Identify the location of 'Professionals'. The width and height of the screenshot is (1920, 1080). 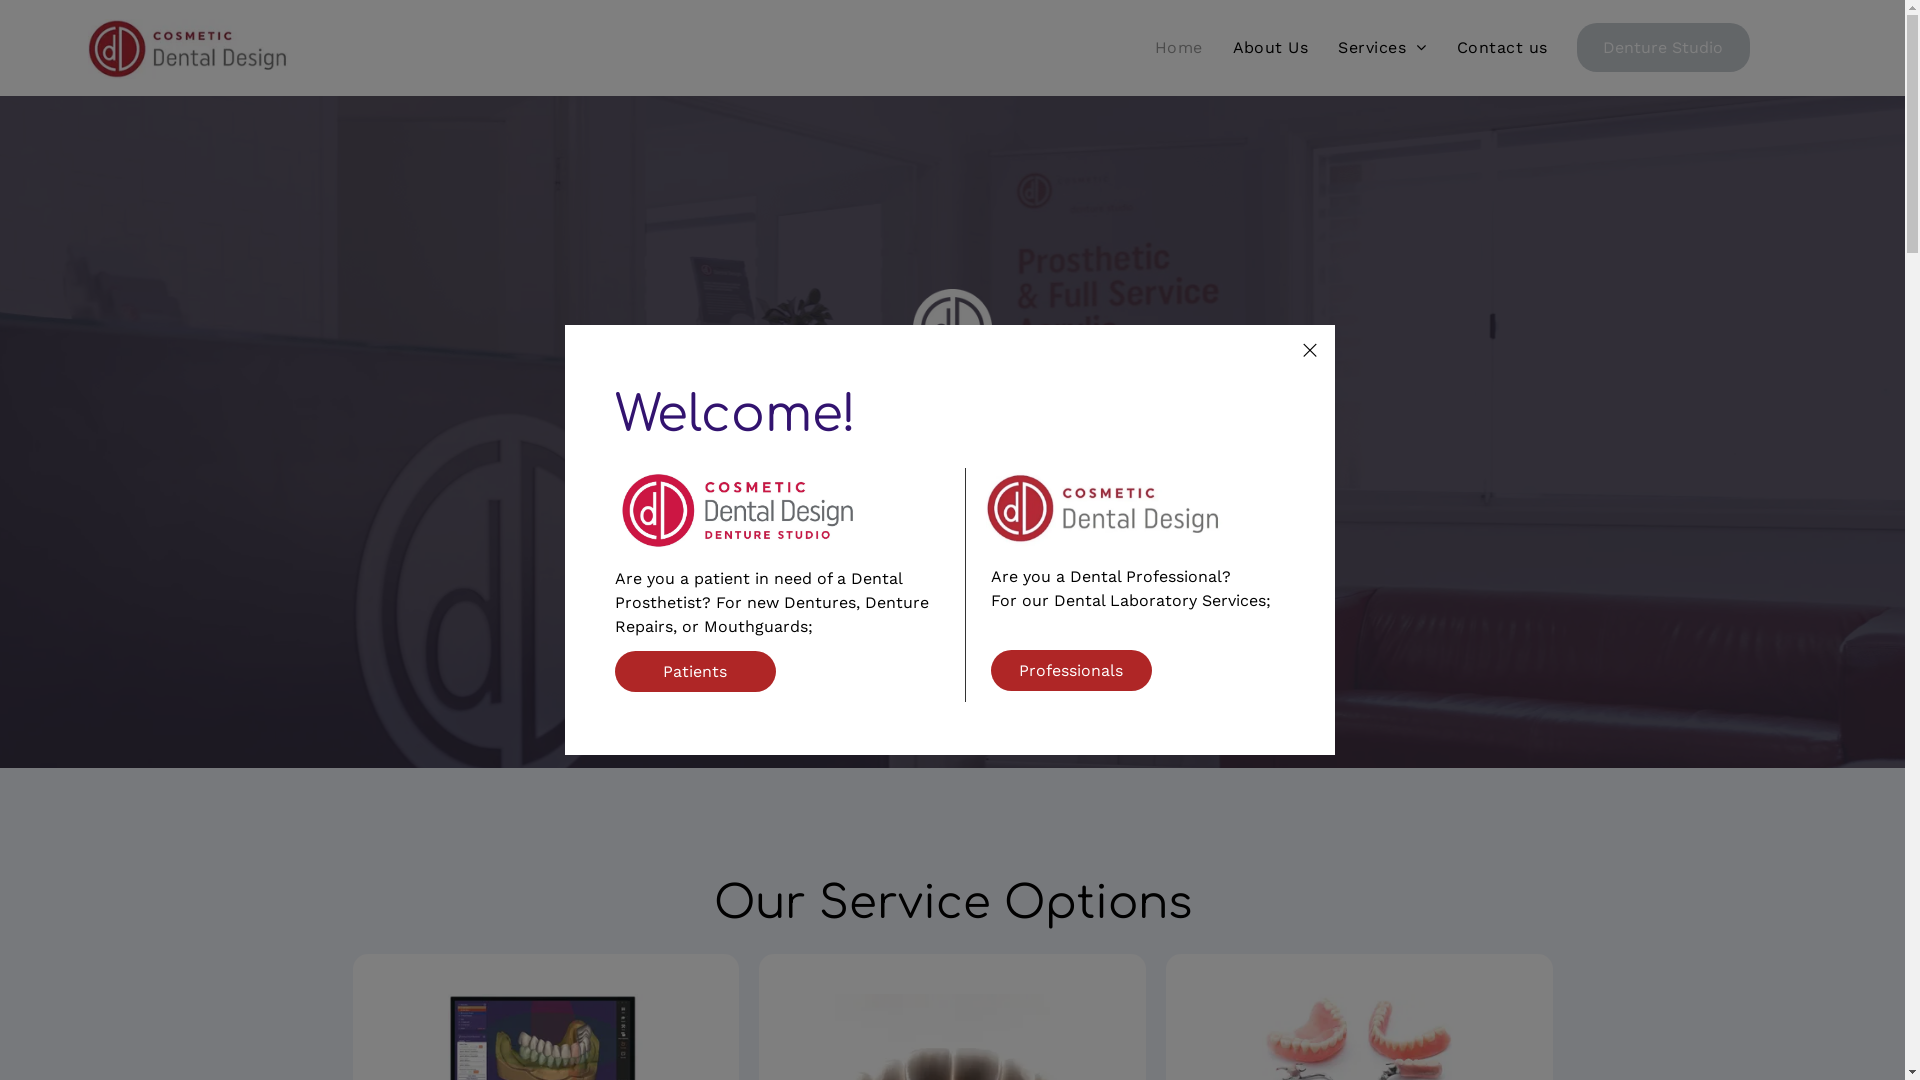
(1070, 670).